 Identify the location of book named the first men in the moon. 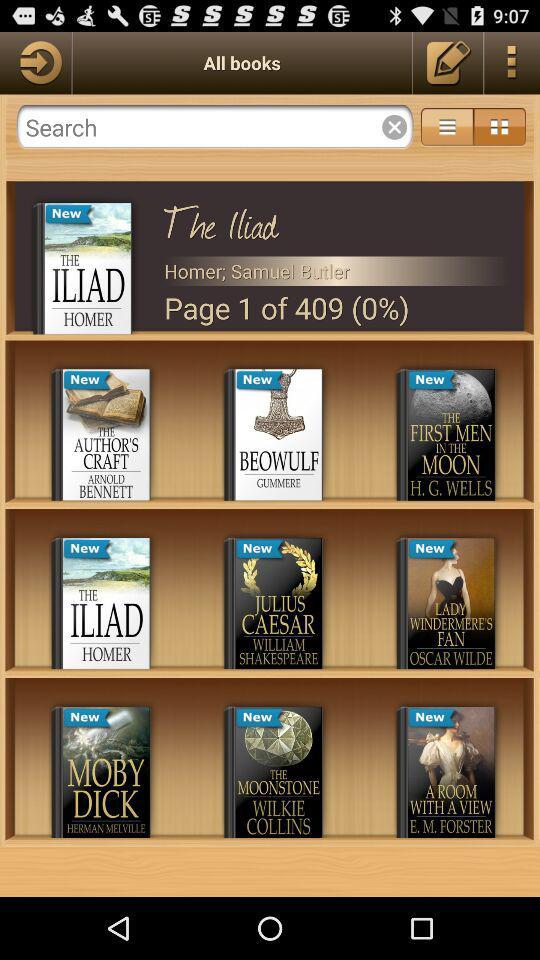
(451, 434).